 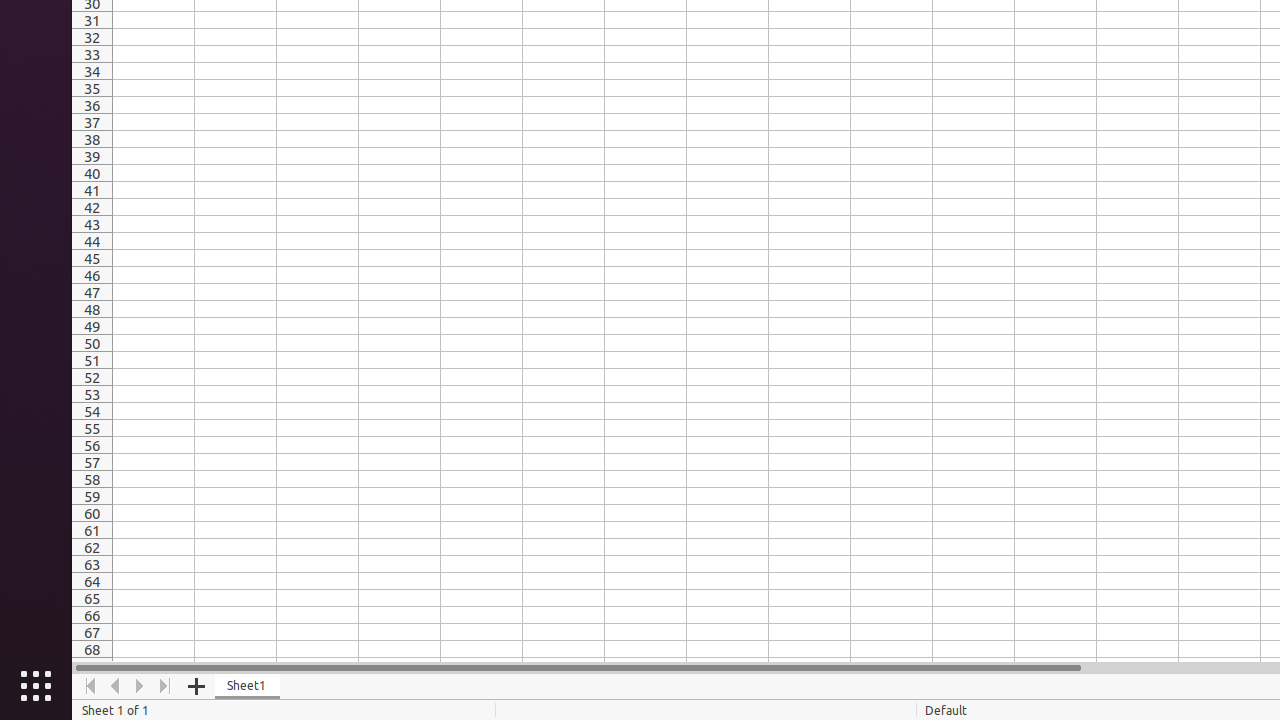 What do you see at coordinates (114, 685) in the screenshot?
I see `'Move Left'` at bounding box center [114, 685].